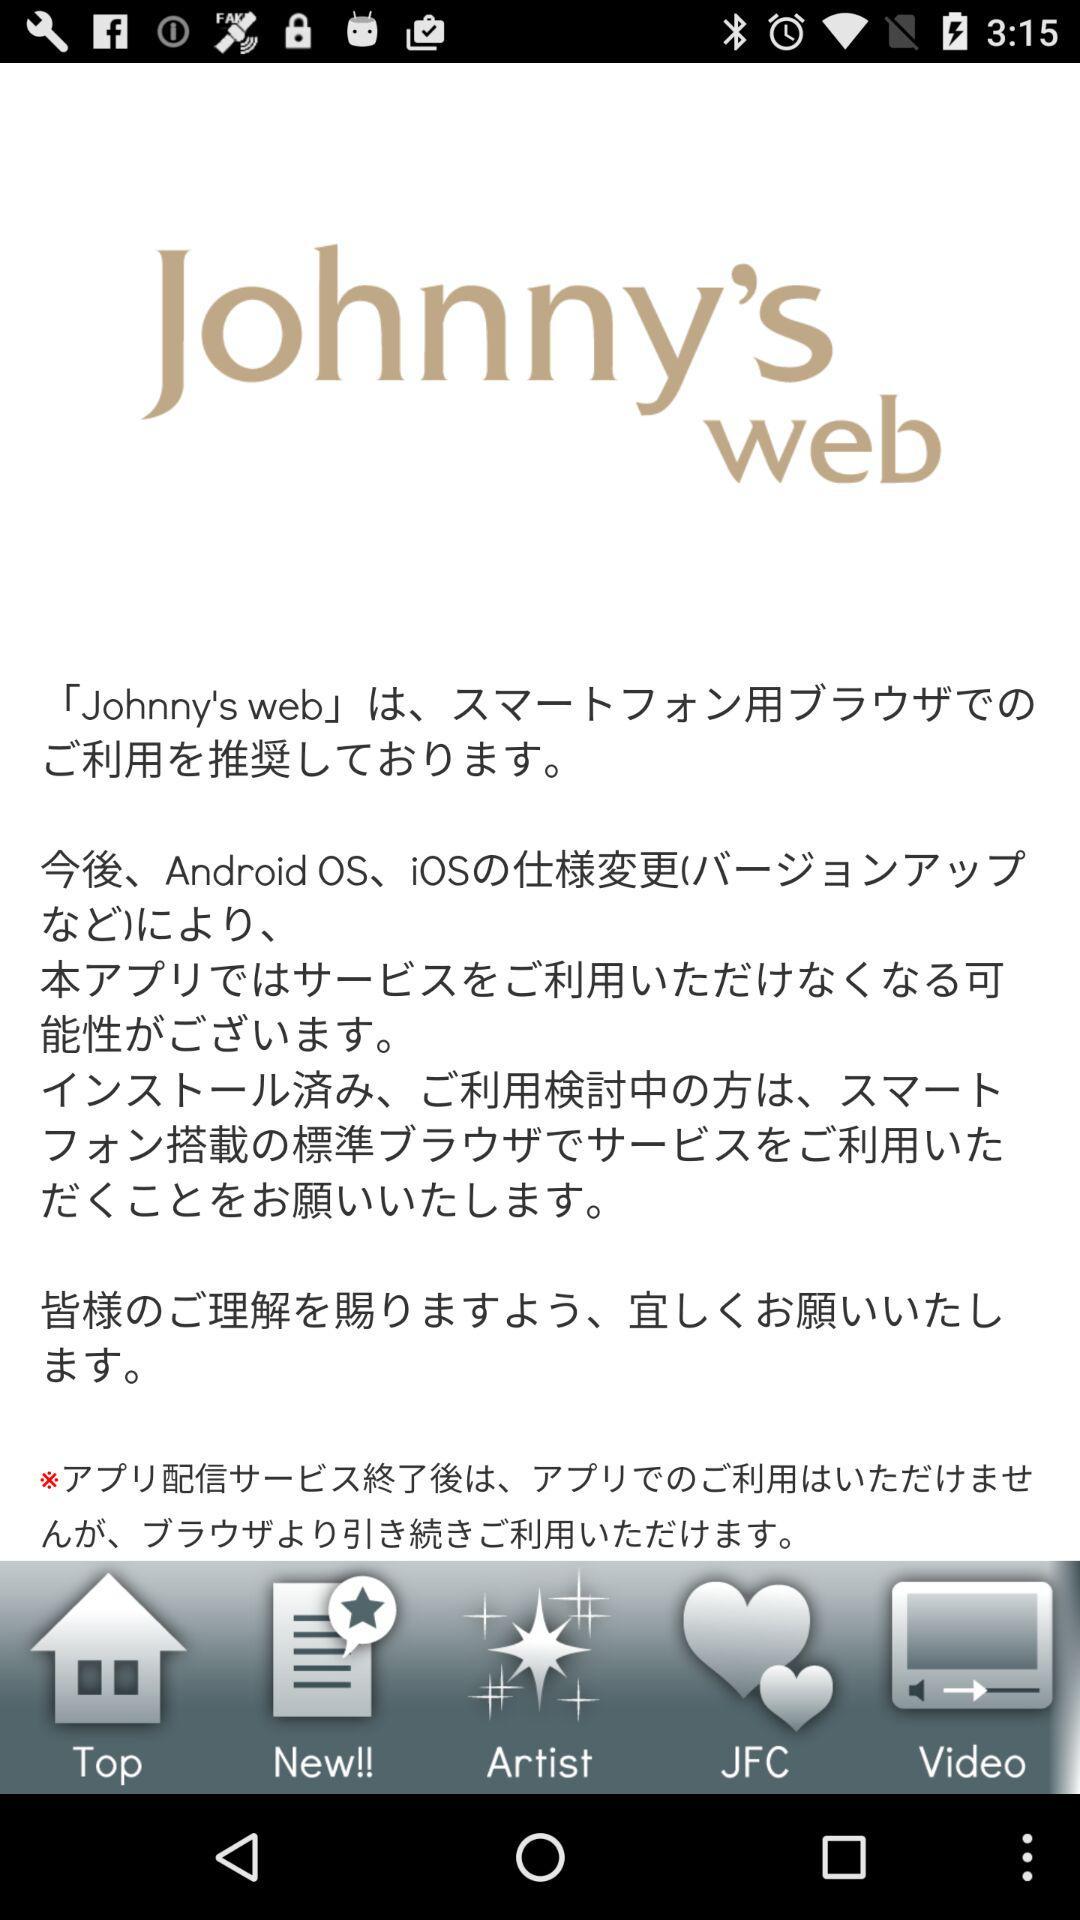 The width and height of the screenshot is (1080, 1920). Describe the element at coordinates (971, 1795) in the screenshot. I see `the chat icon` at that location.